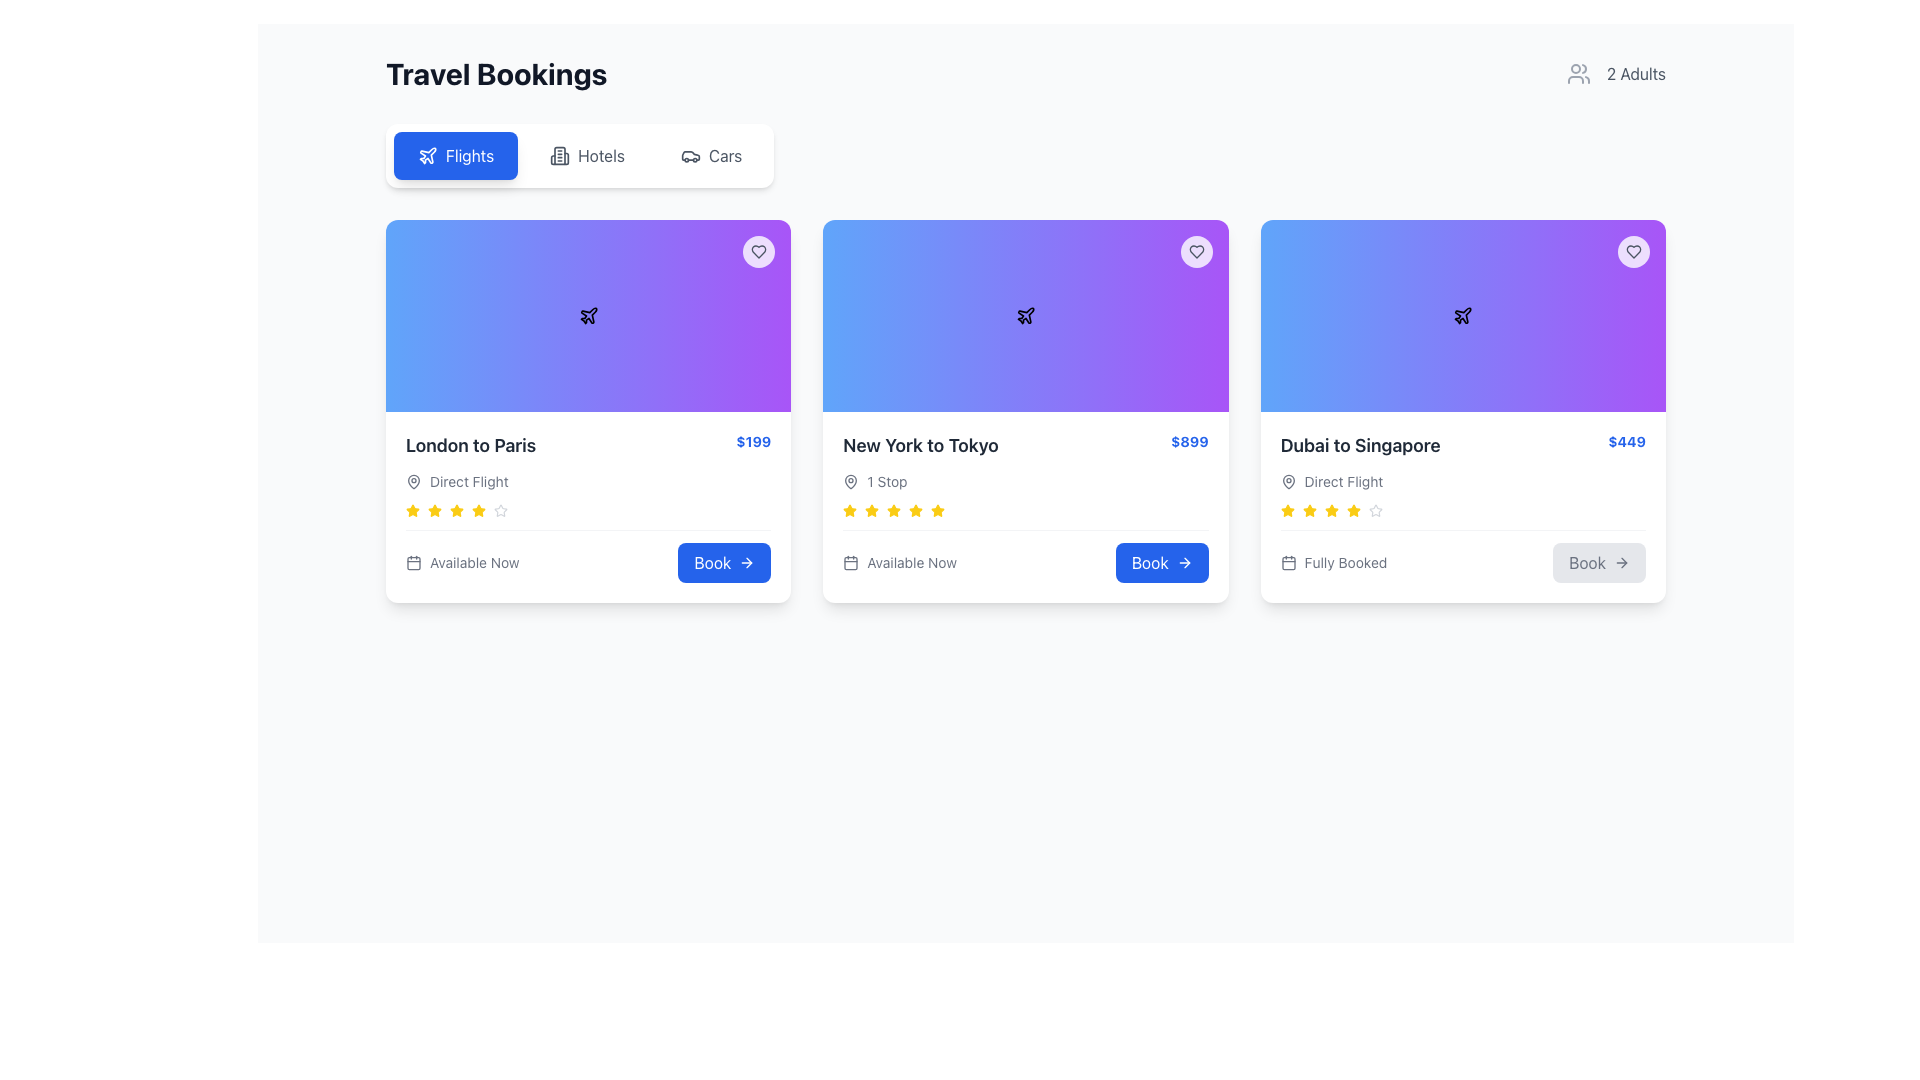 The height and width of the screenshot is (1080, 1920). I want to click on the static text displaying the number of adults associated with a booking, located in the top right corner of the interface next to the 'users' icon, so click(1636, 72).